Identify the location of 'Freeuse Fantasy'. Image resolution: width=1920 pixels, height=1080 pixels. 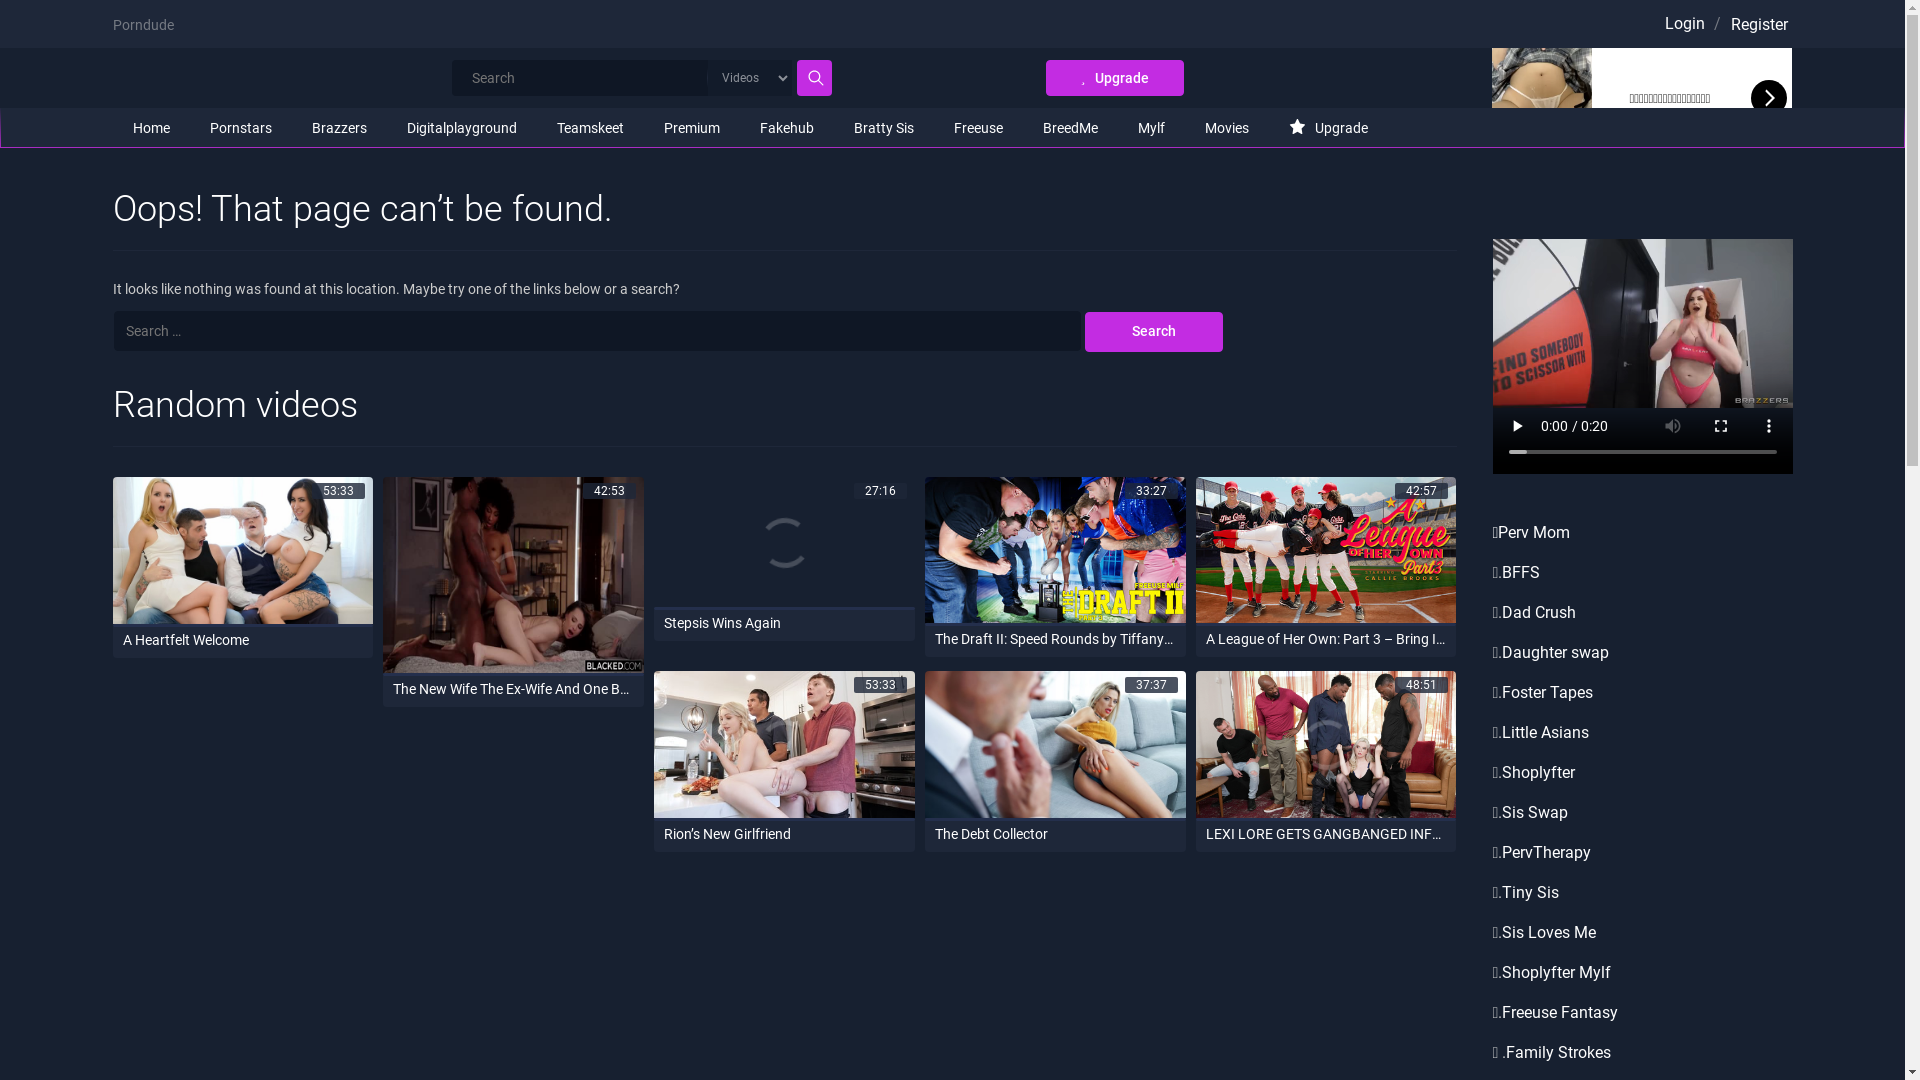
(1502, 1012).